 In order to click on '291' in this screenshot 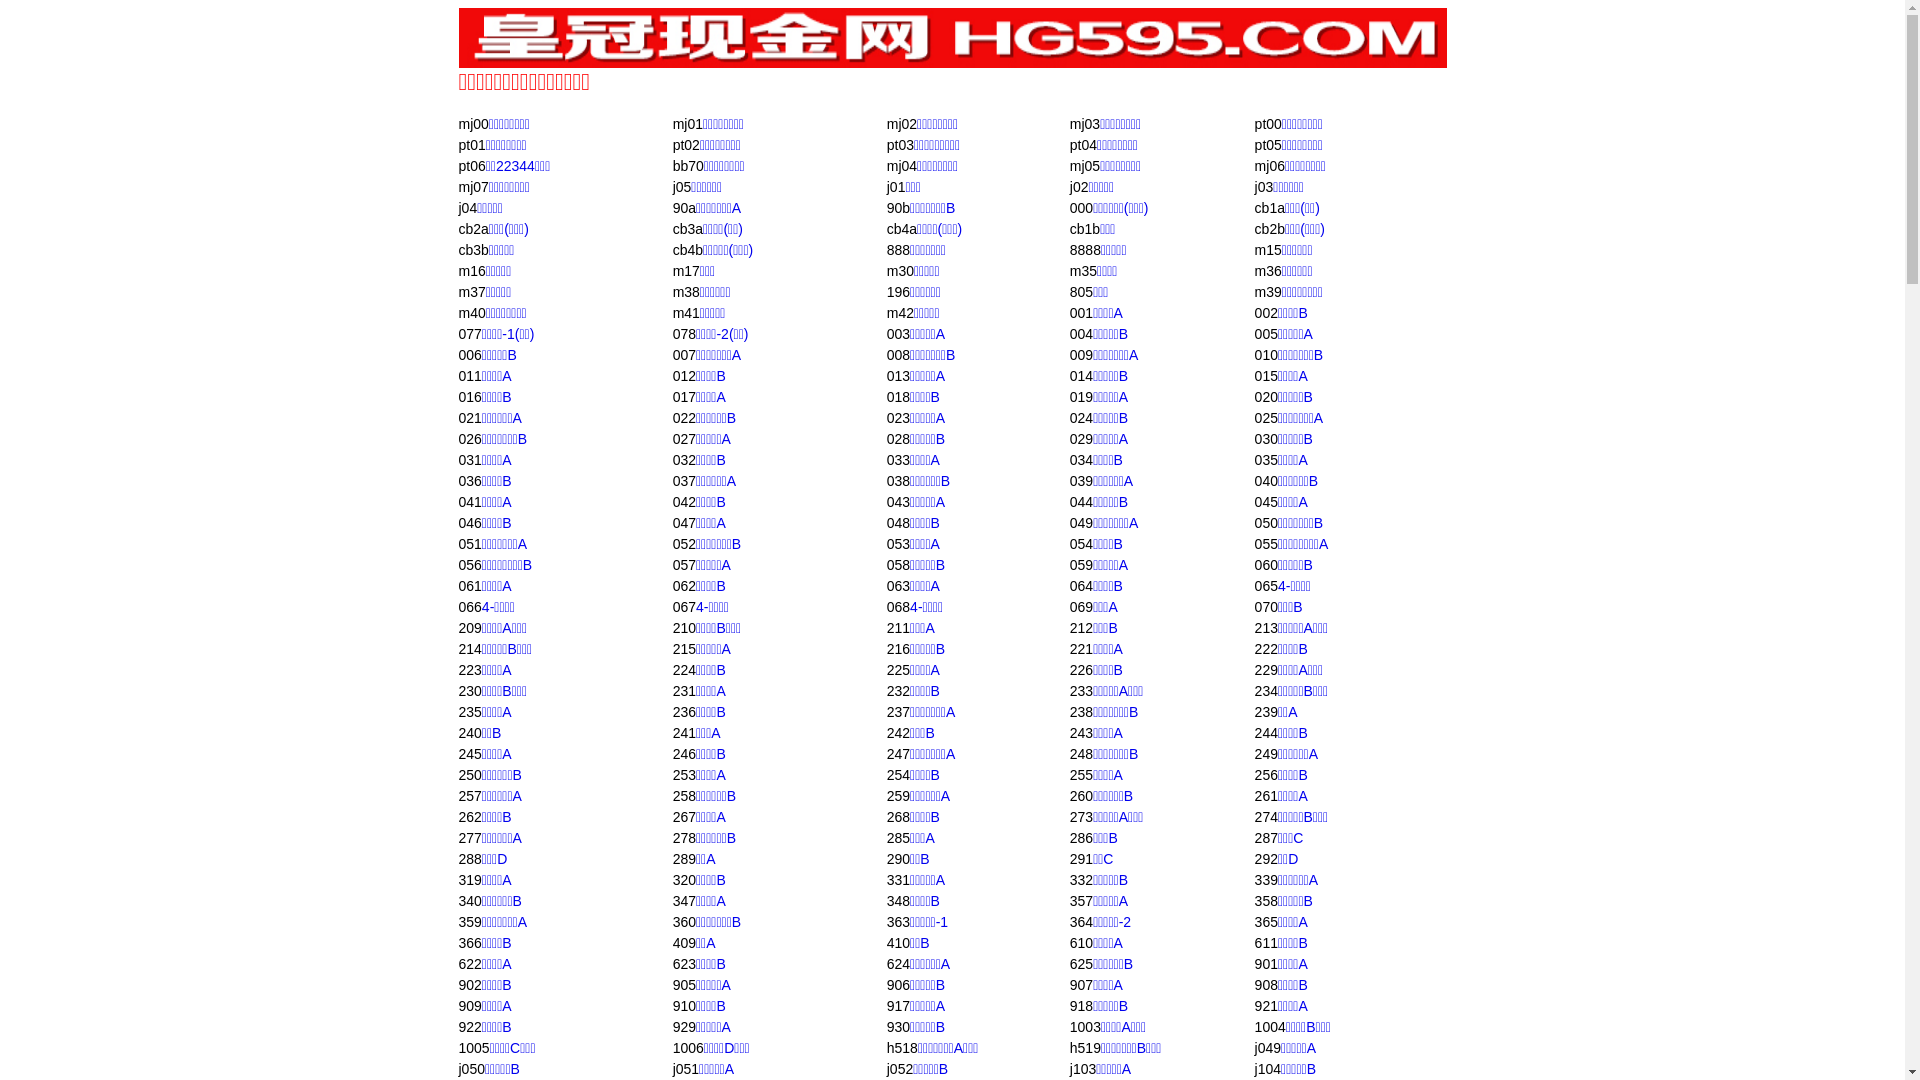, I will do `click(1080, 858)`.